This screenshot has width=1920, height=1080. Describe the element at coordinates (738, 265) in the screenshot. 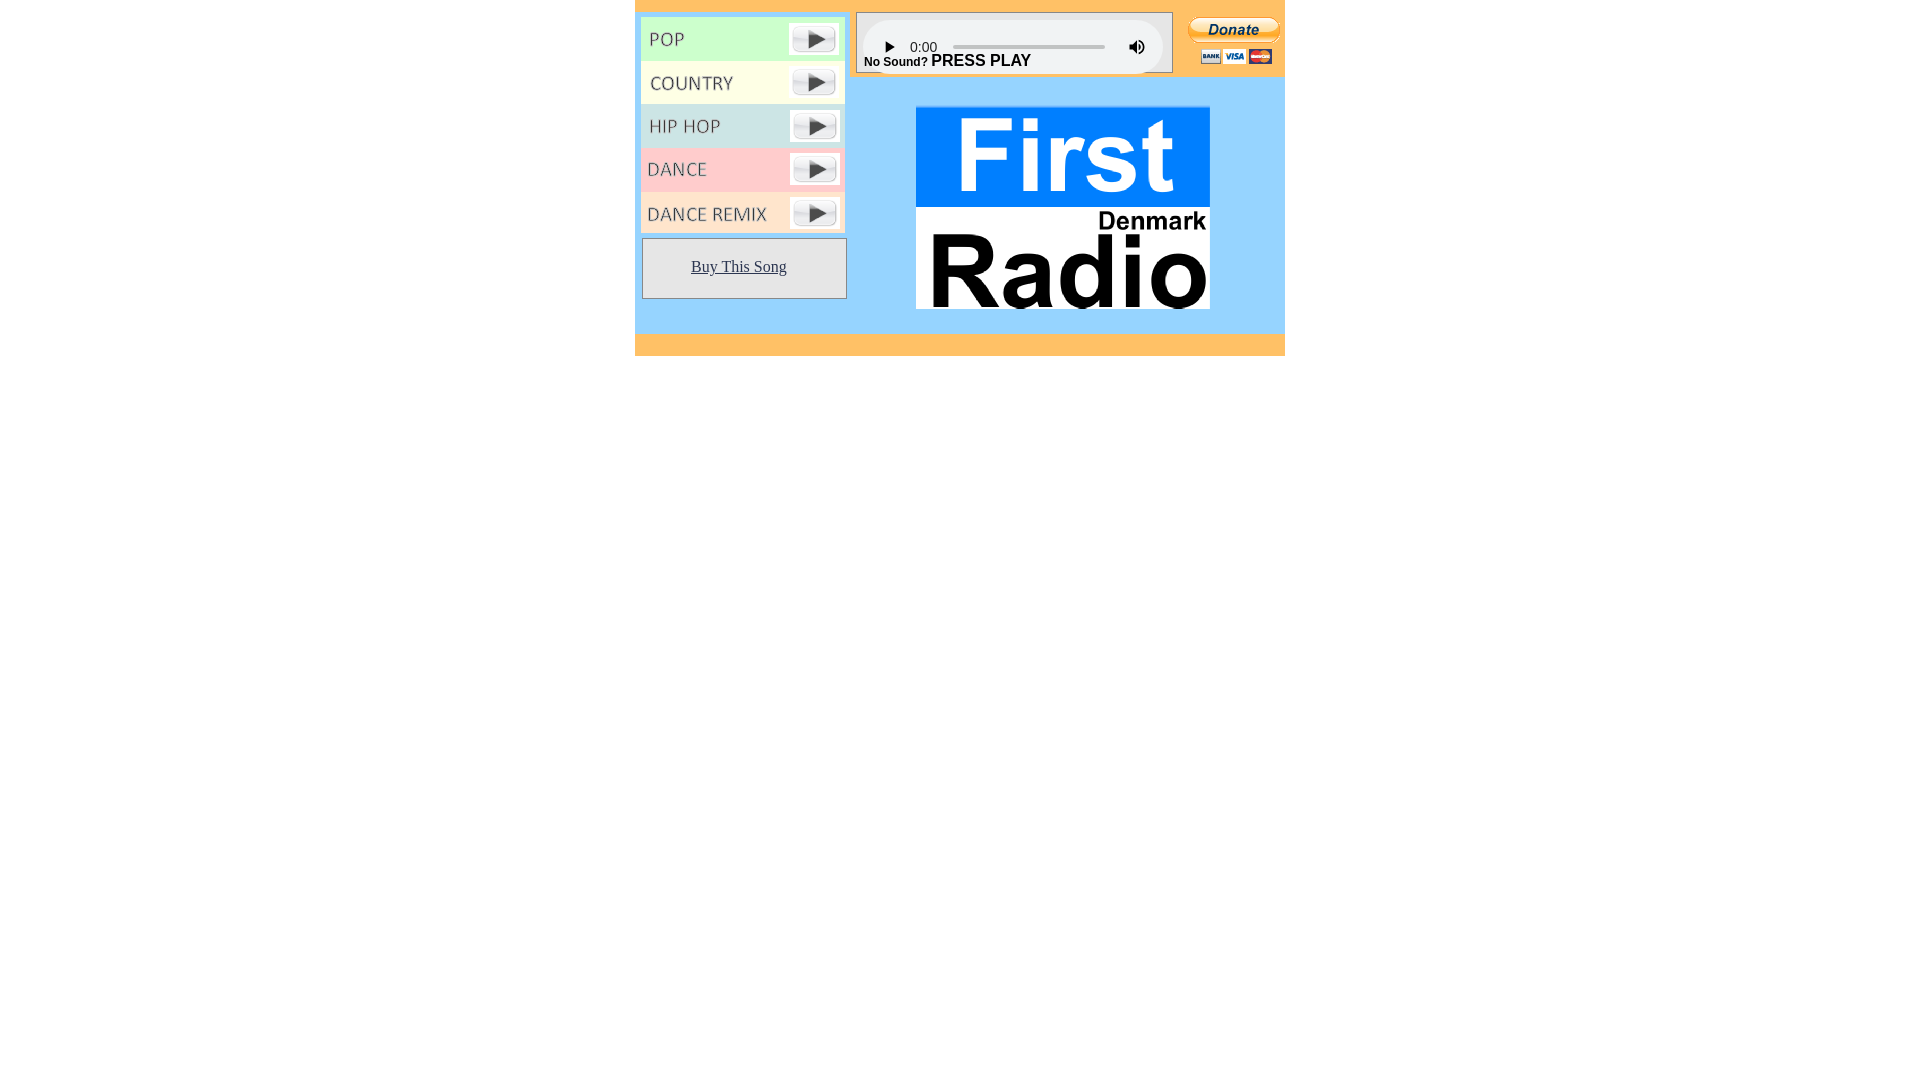

I see `'Buy This Song'` at that location.